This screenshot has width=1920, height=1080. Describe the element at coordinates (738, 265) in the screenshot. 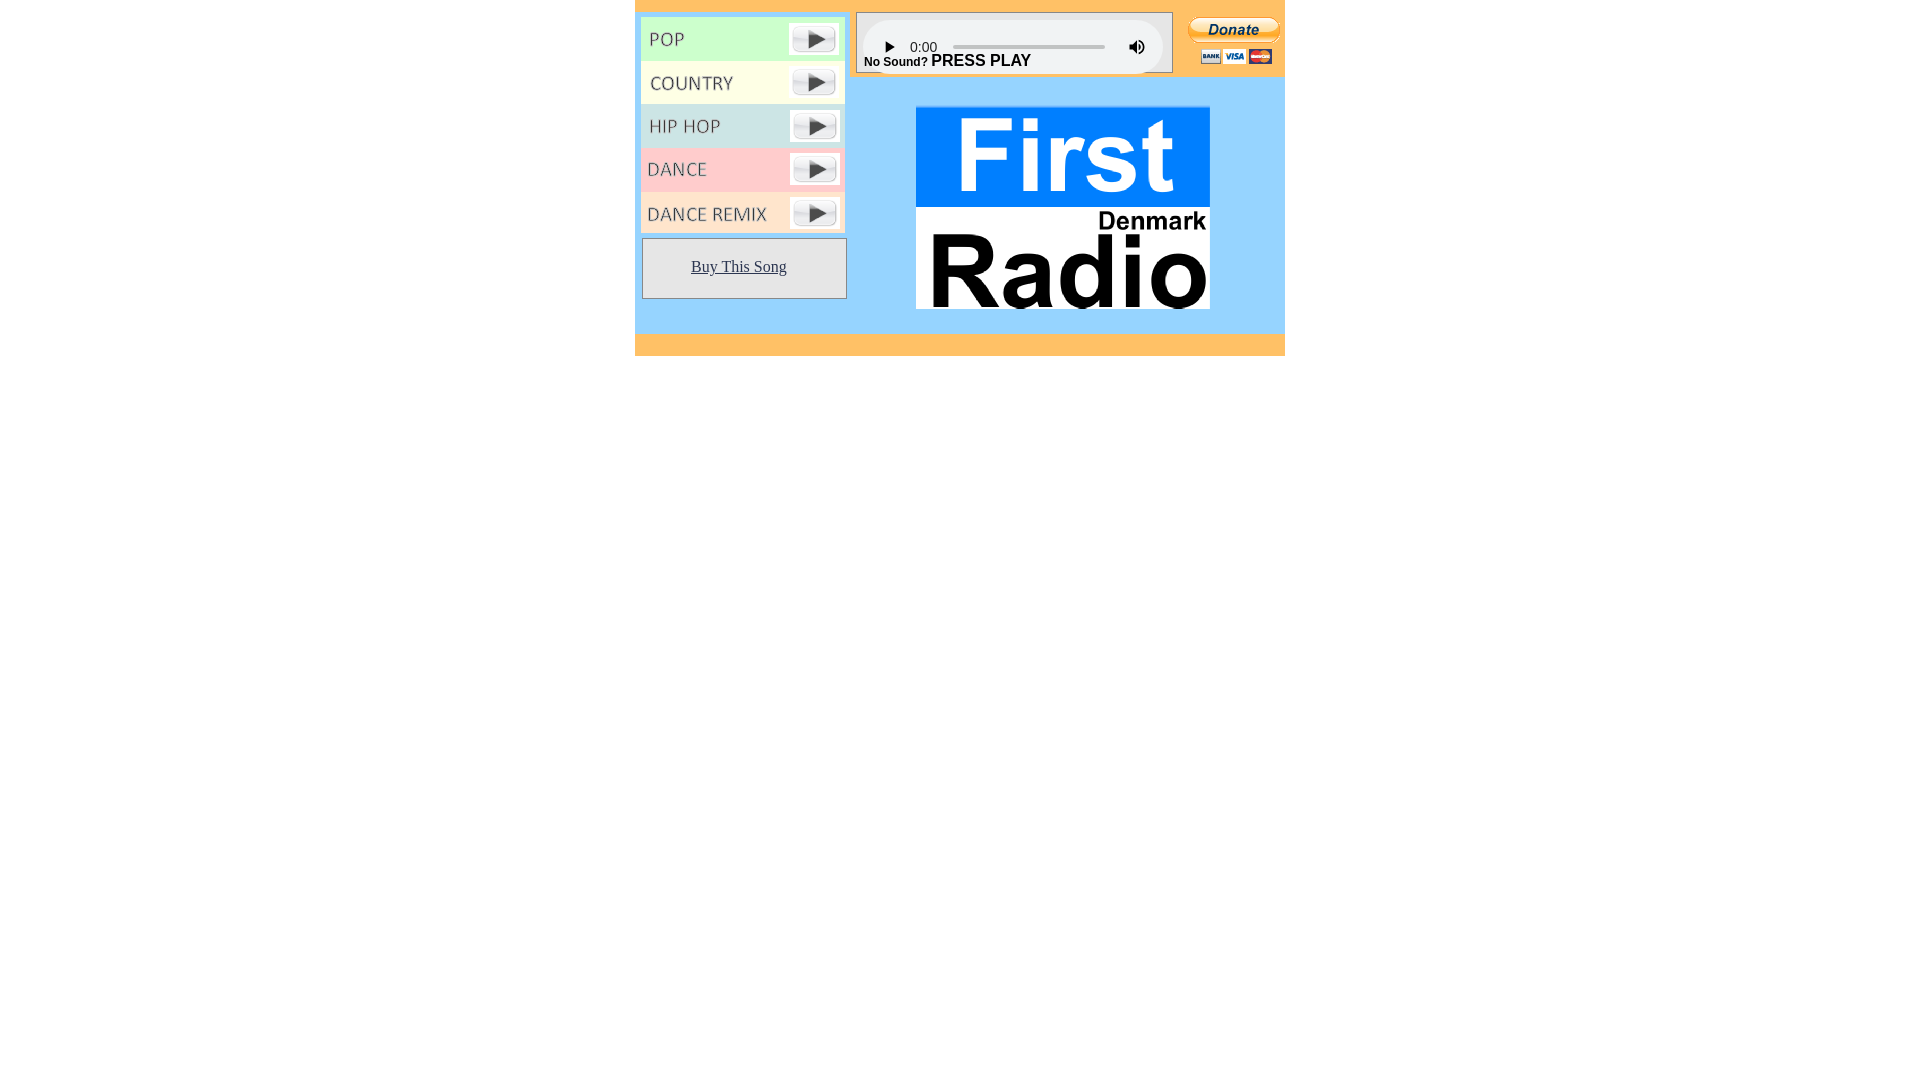

I see `'Buy This Song'` at that location.